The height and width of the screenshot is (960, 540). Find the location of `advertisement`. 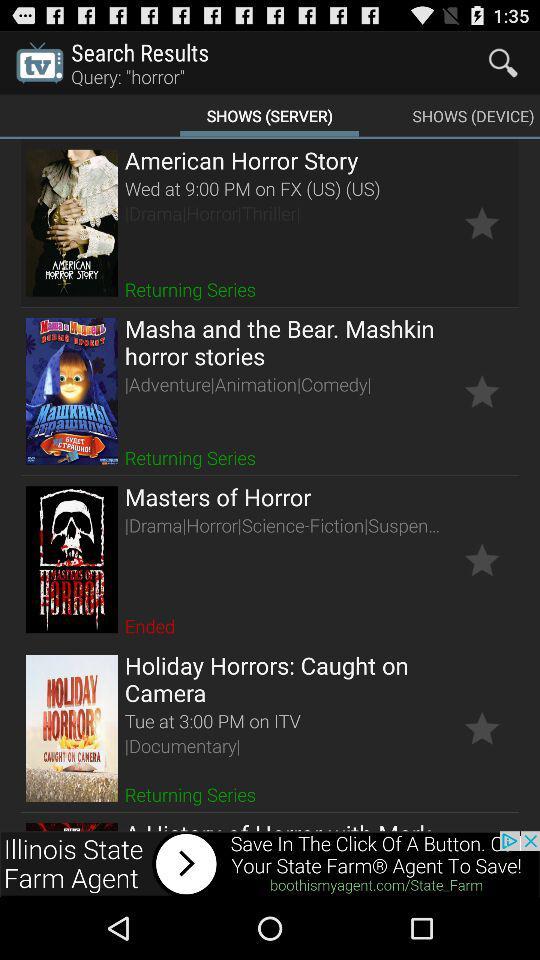

advertisement is located at coordinates (270, 863).